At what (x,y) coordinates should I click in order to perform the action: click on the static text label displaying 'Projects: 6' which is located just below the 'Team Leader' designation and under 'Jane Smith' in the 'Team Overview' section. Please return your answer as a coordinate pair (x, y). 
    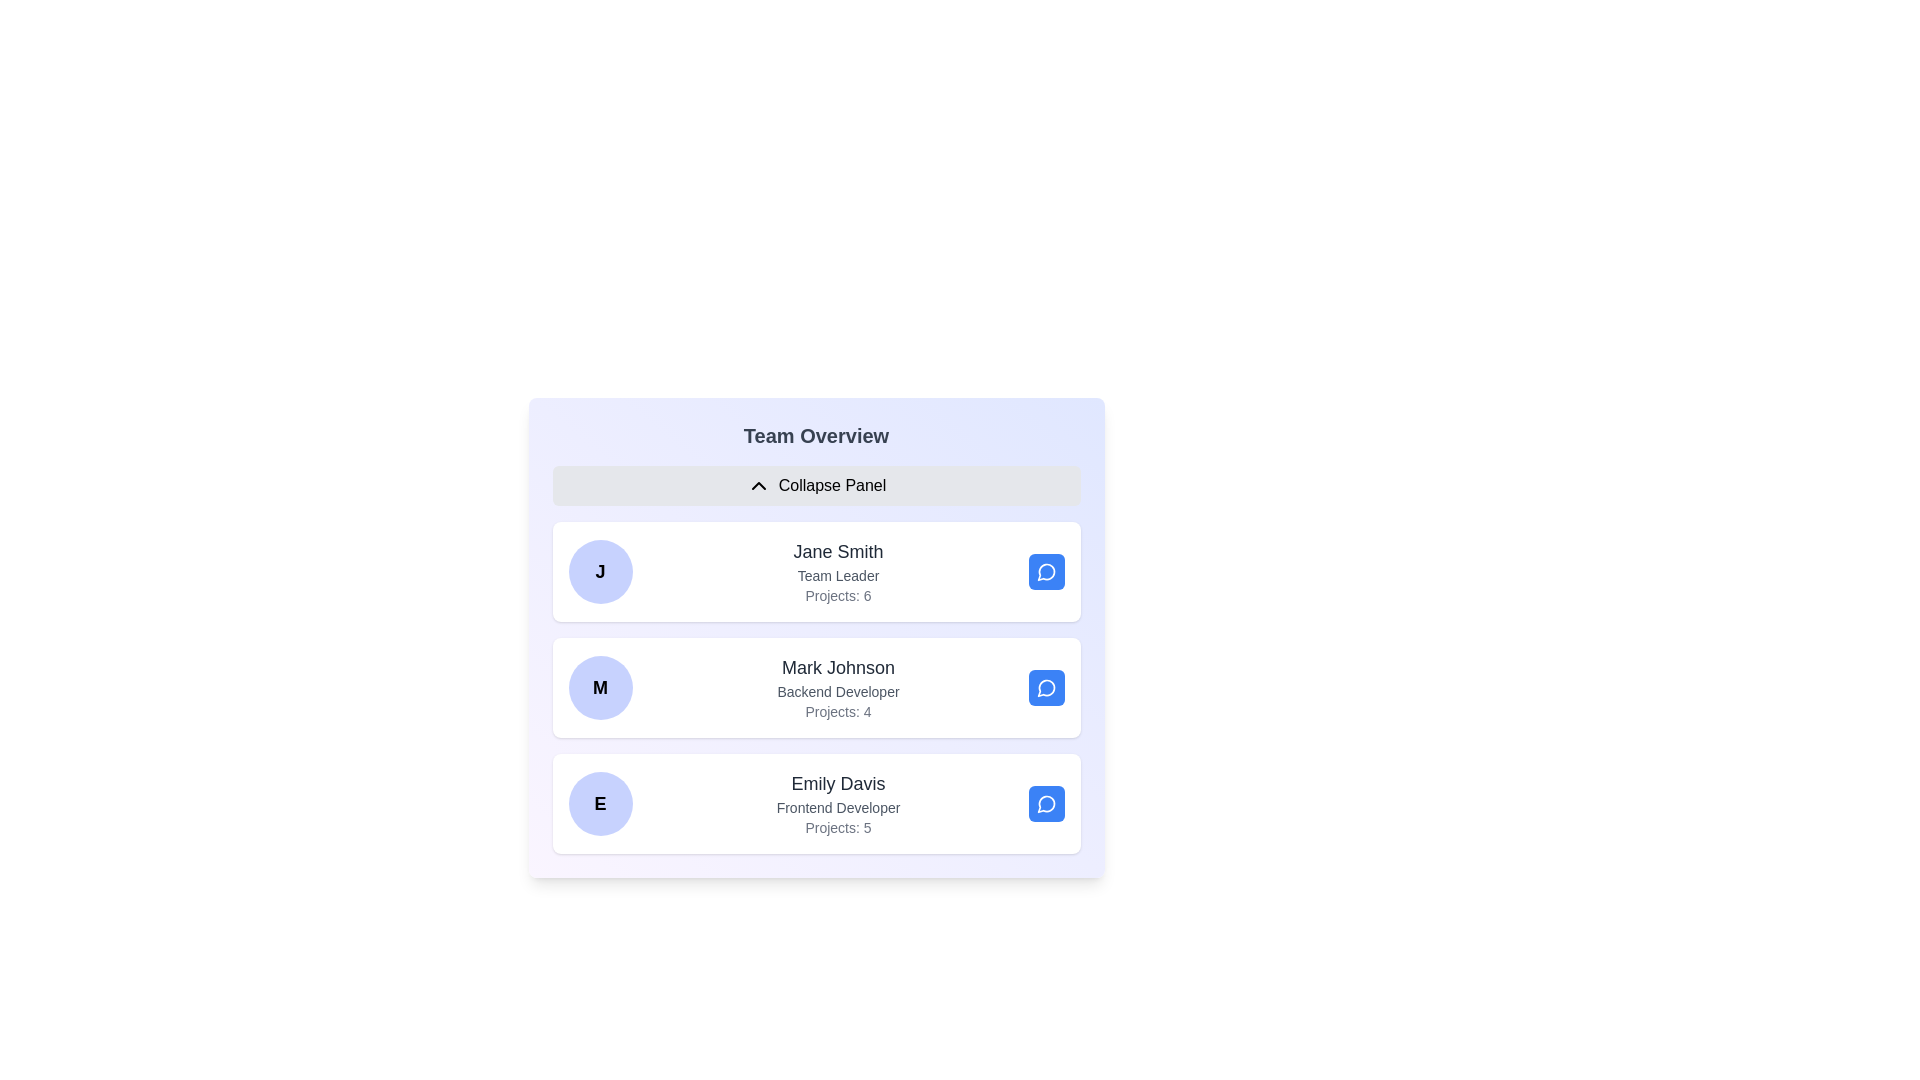
    Looking at the image, I should click on (838, 595).